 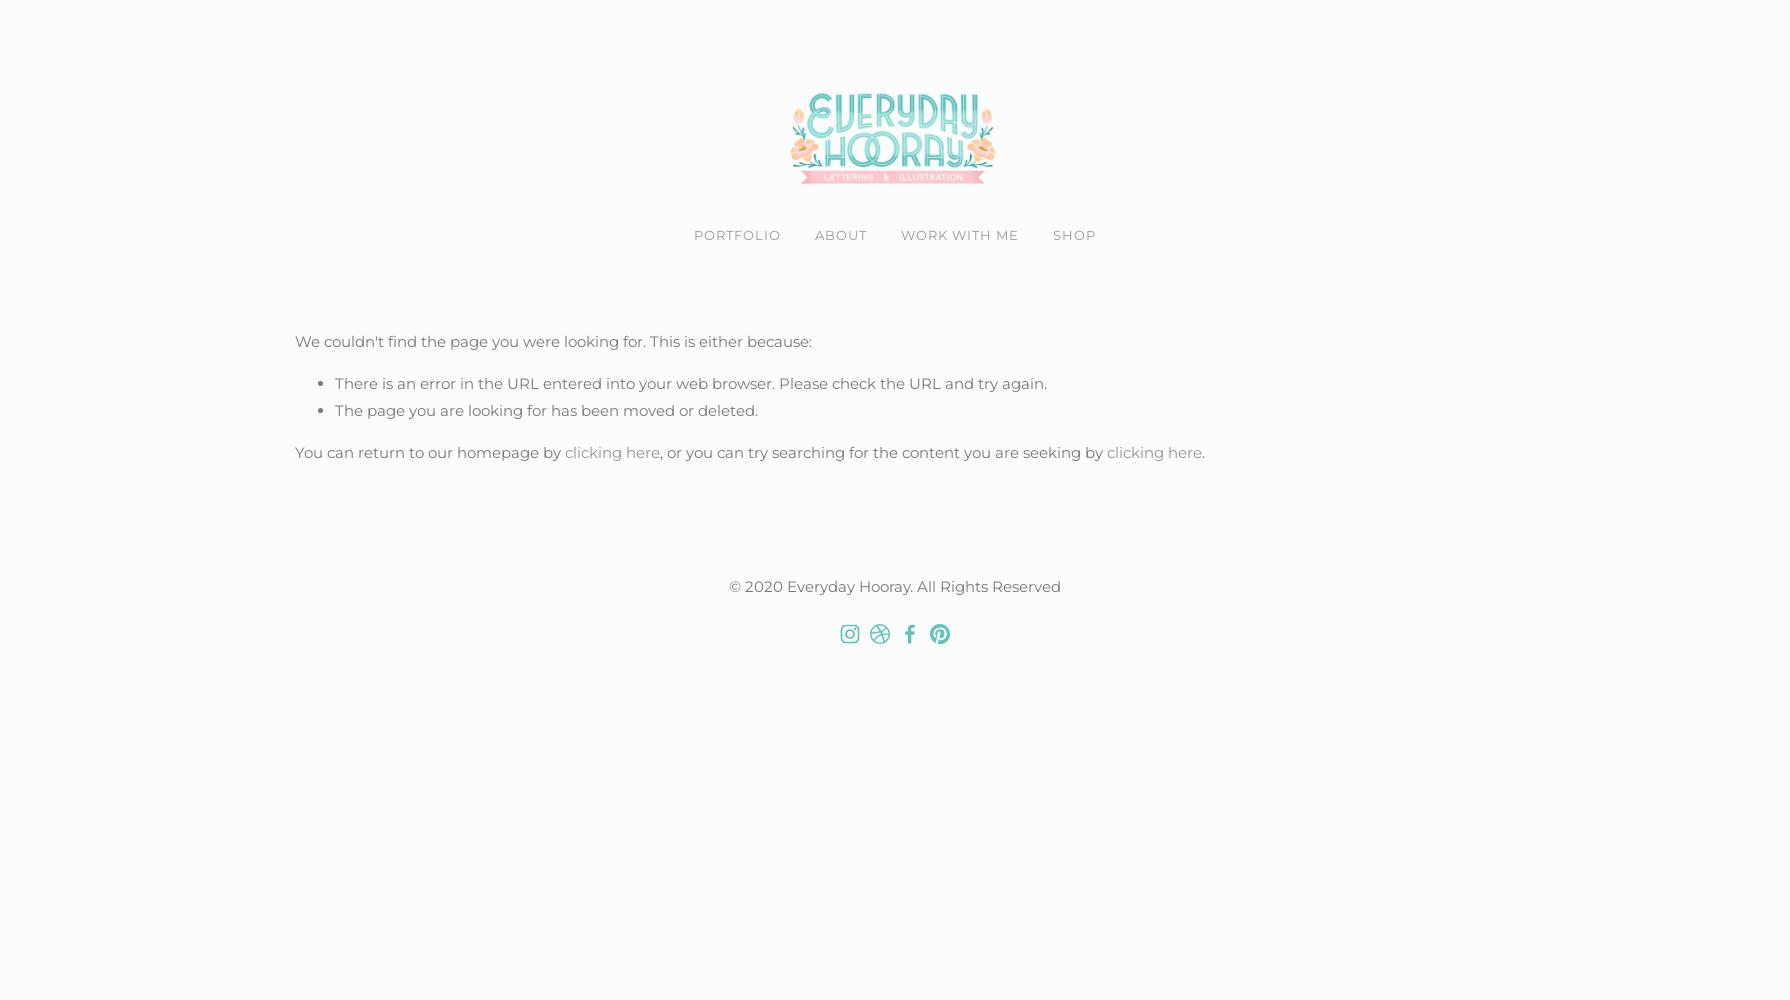 I want to click on 'Portfolio', so click(x=736, y=234).